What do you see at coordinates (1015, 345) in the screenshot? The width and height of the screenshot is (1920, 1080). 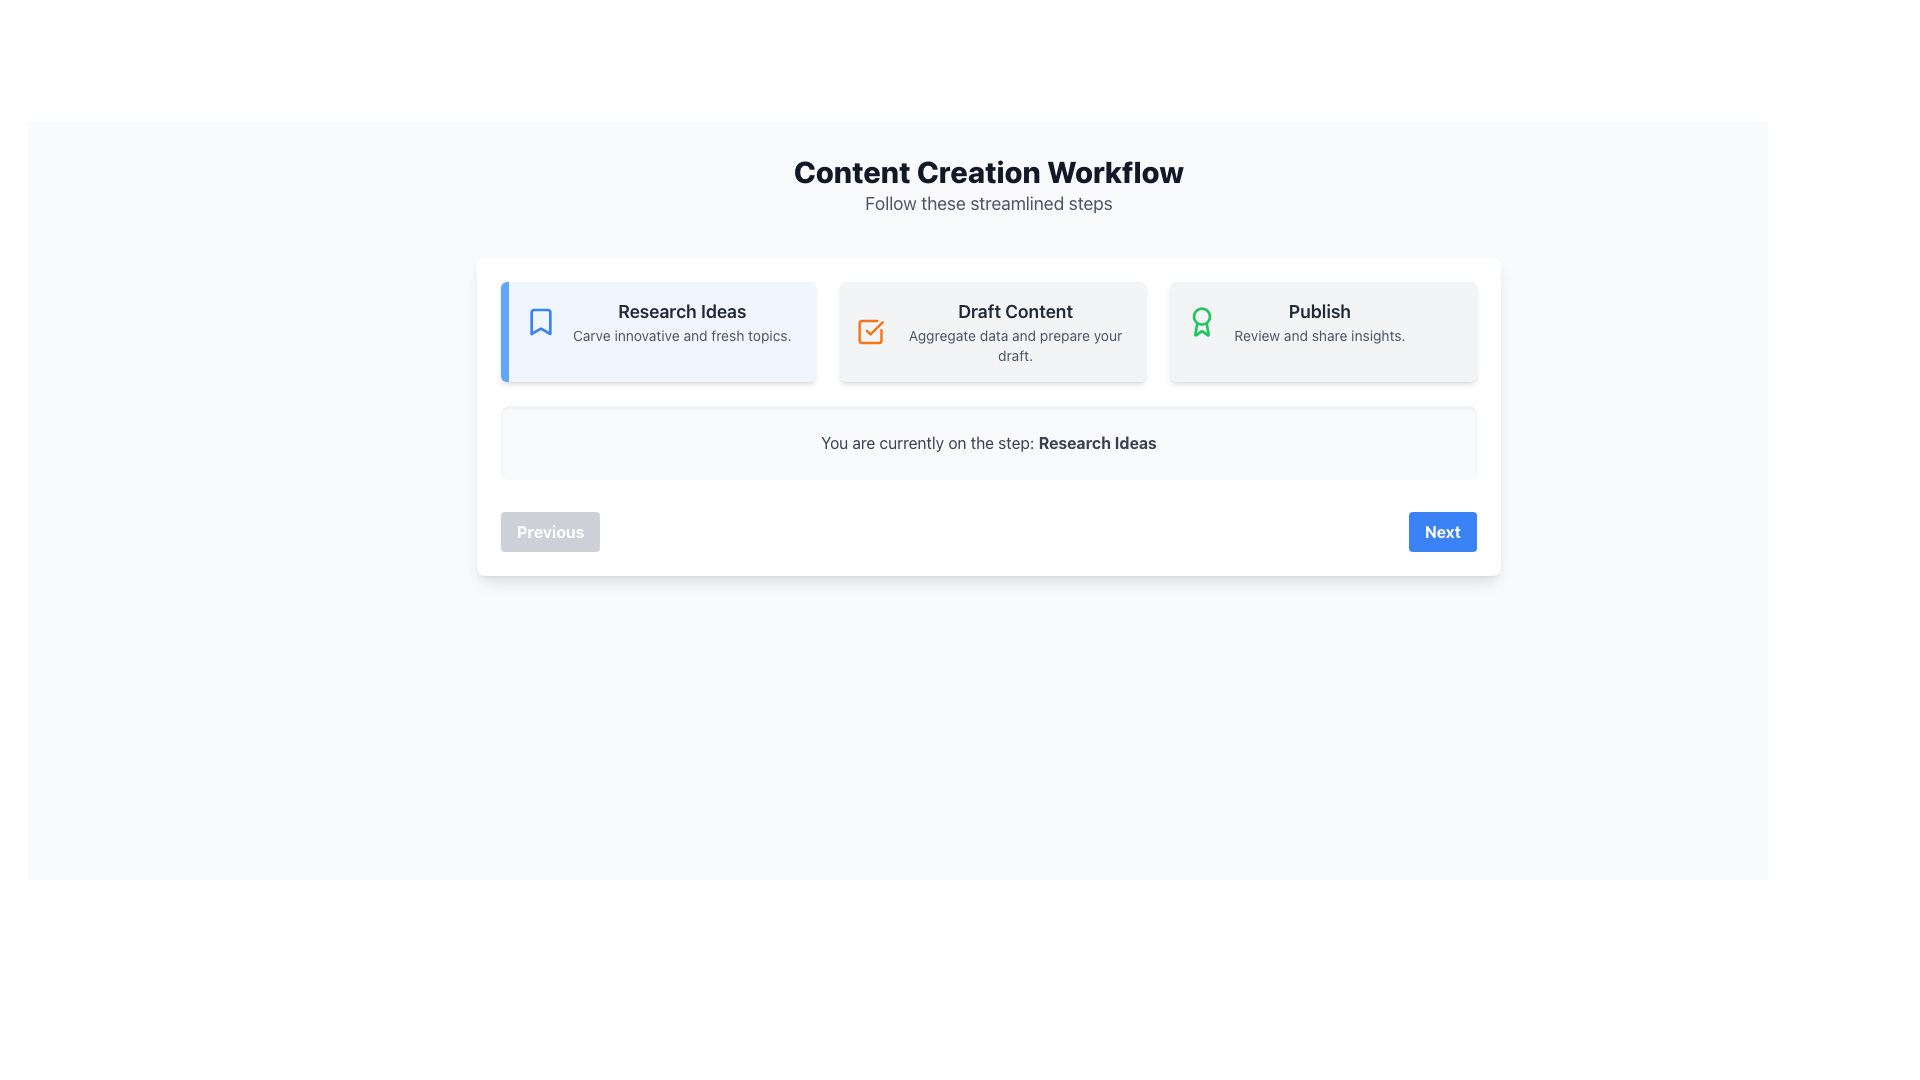 I see `text label that says 'Aggregate data and prepare your draft.', which is styled in gray font and located below the bold heading 'Draft Content'` at bounding box center [1015, 345].